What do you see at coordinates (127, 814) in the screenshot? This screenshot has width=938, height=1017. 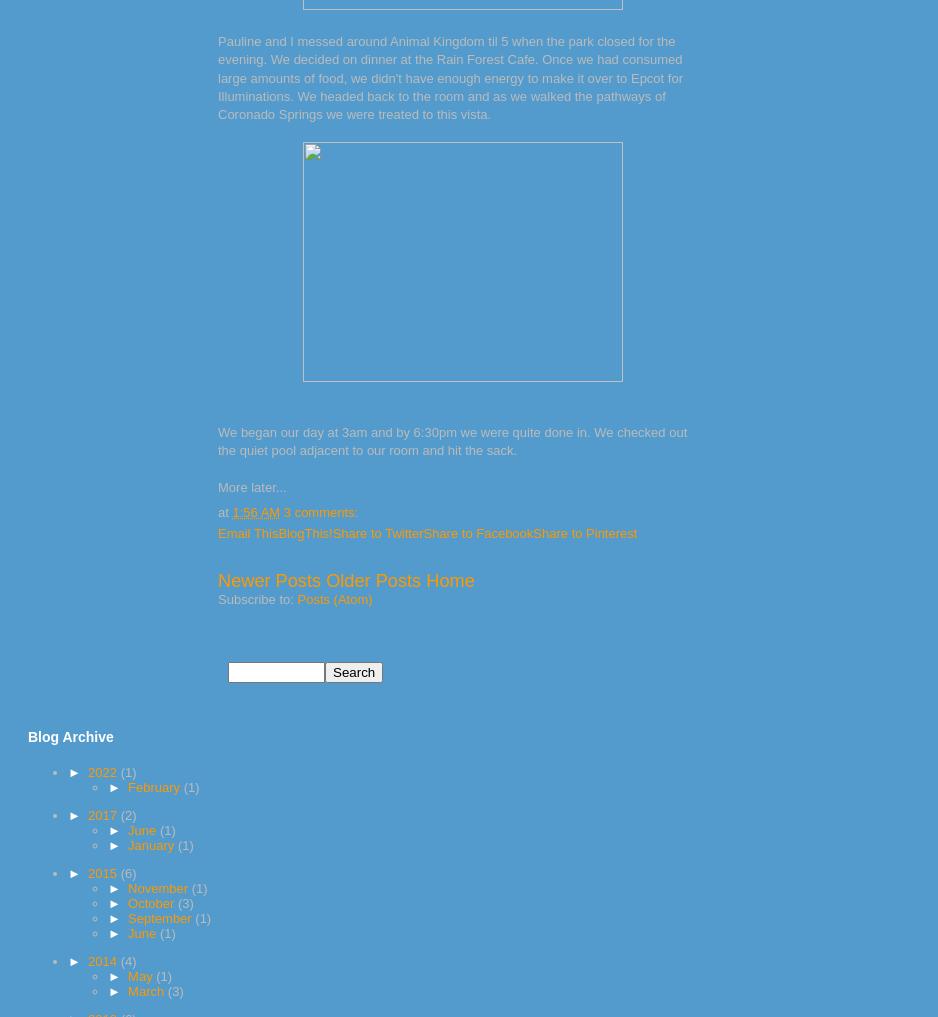 I see `'(2)'` at bounding box center [127, 814].